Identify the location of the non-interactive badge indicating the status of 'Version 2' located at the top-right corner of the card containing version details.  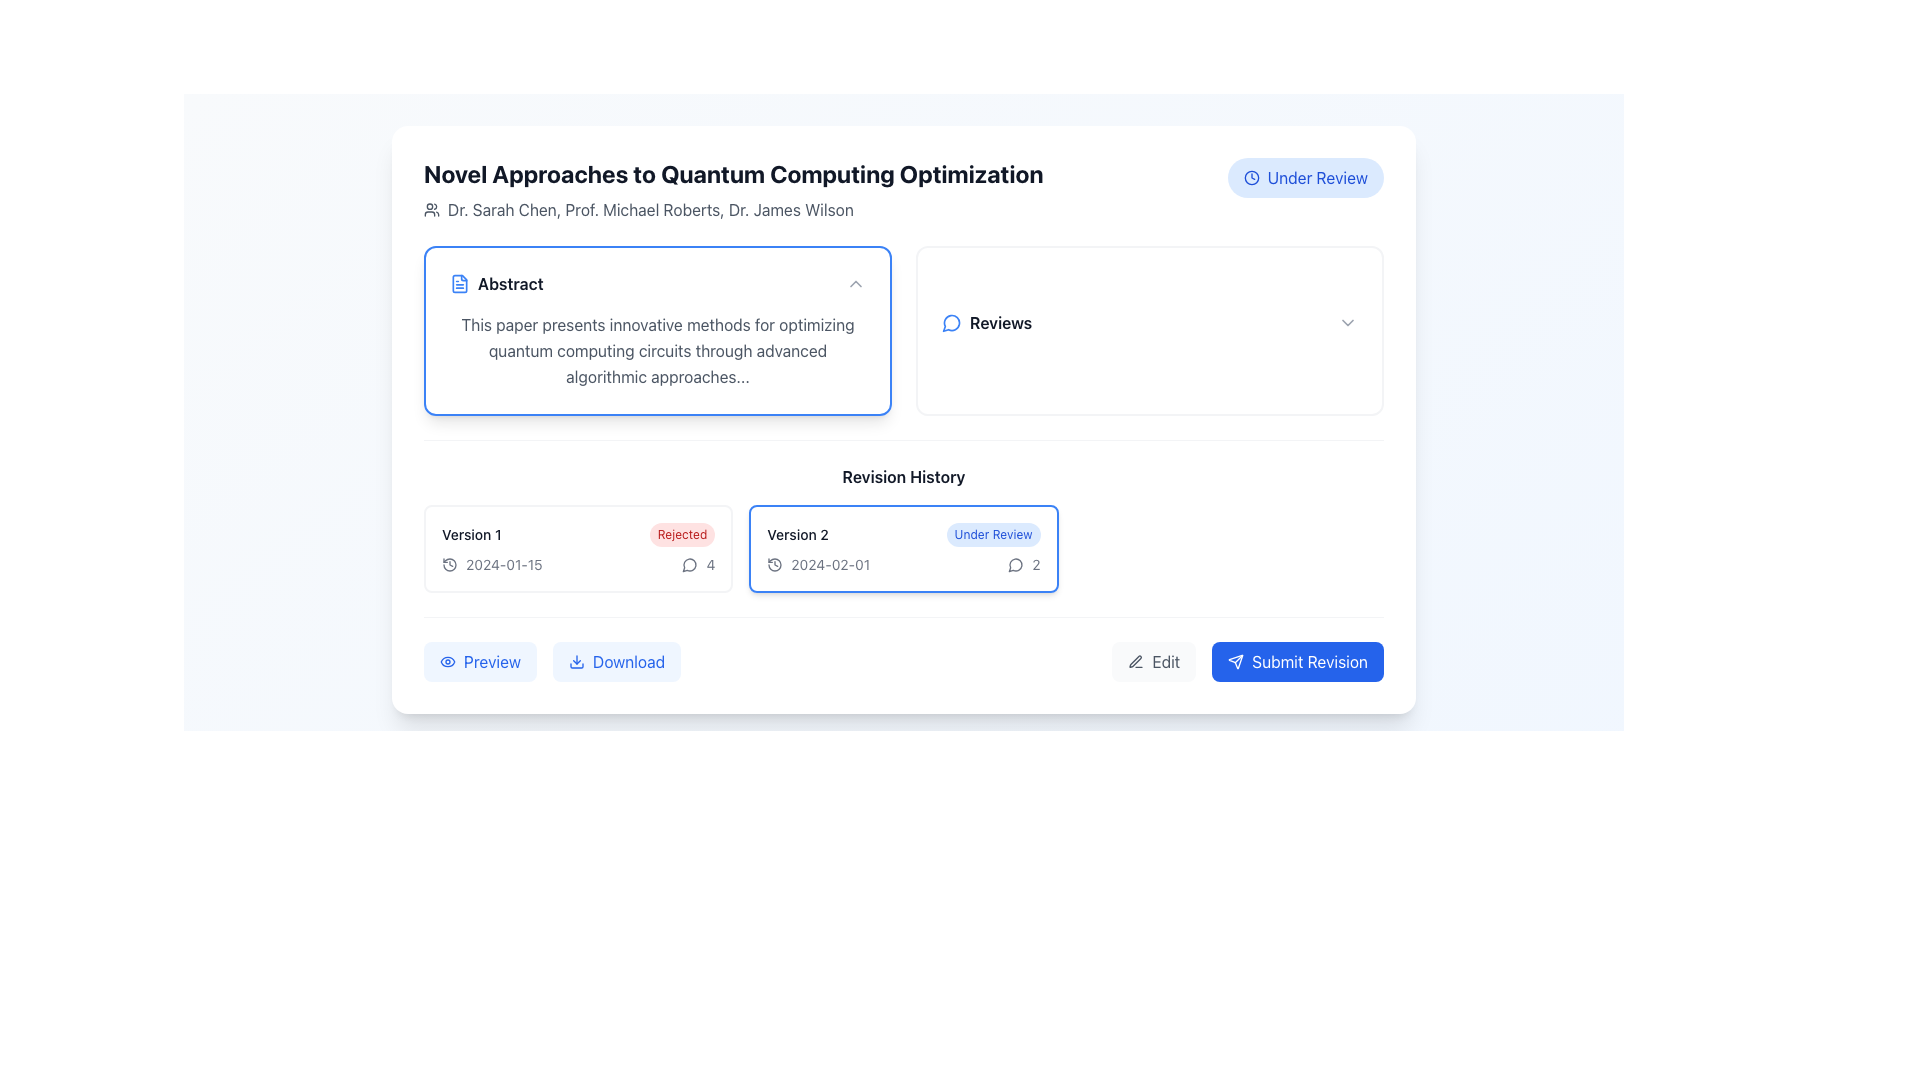
(993, 534).